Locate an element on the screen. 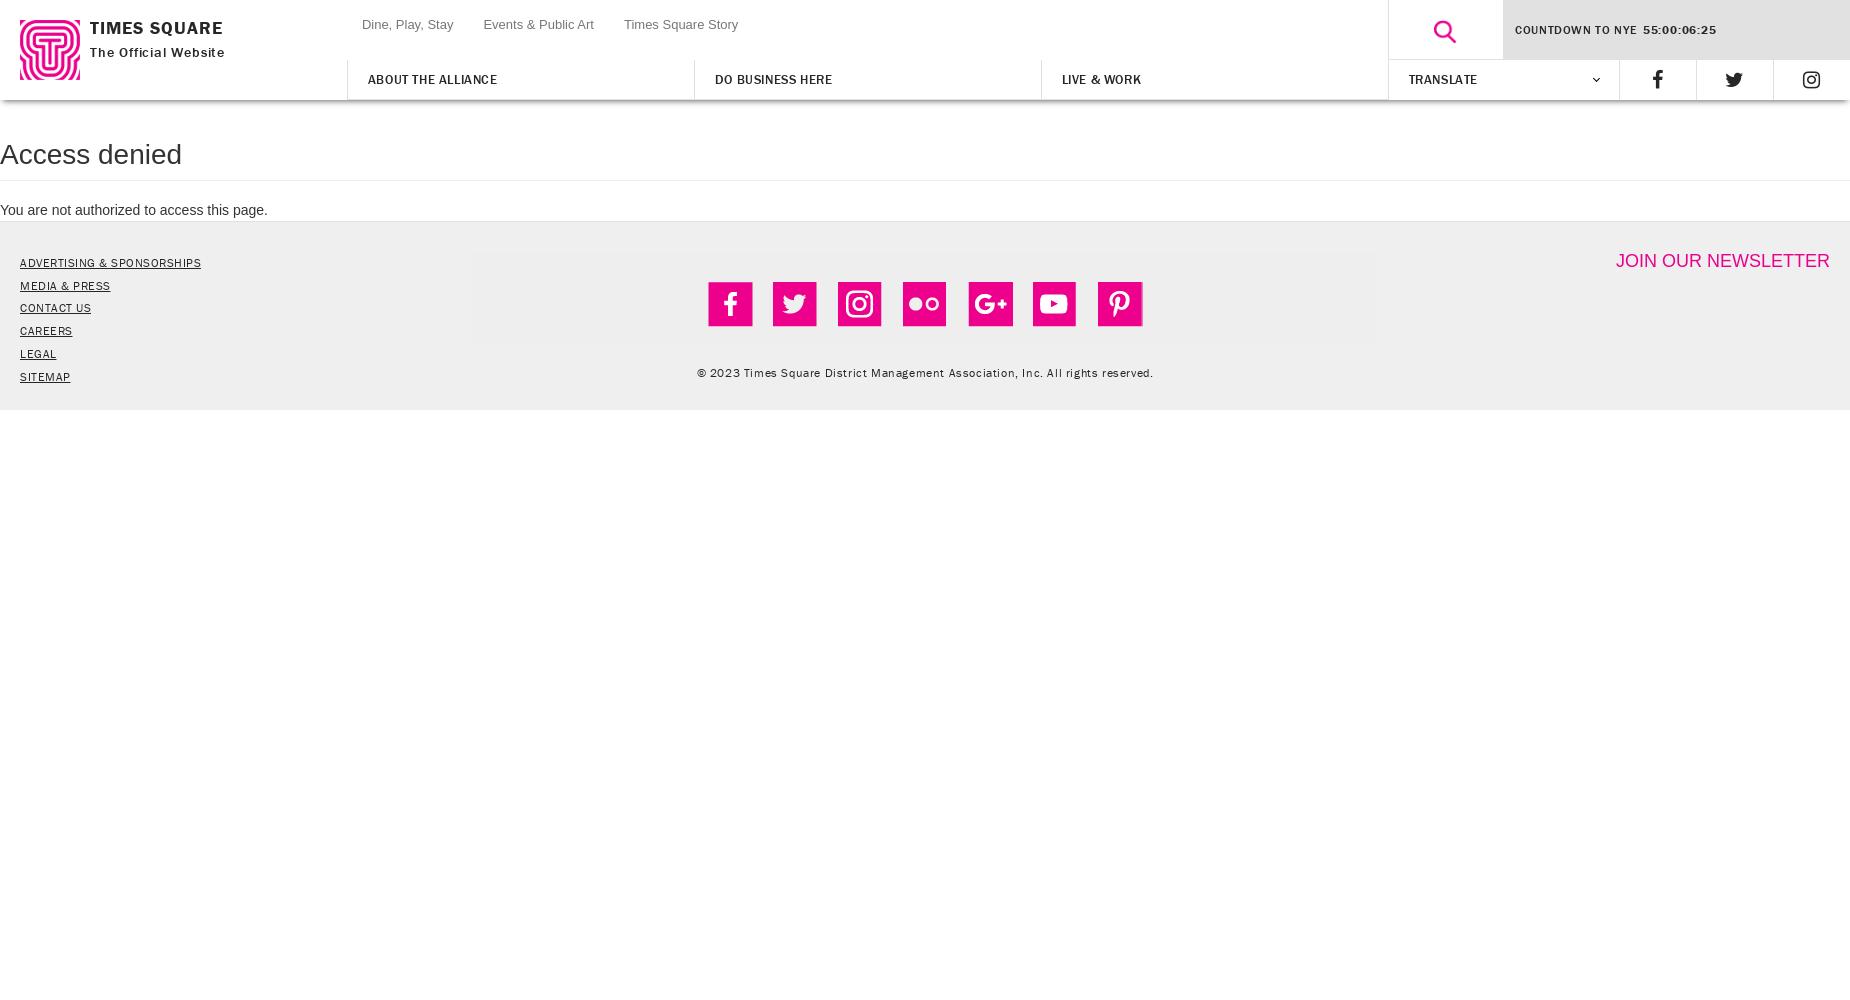 The width and height of the screenshot is (1850, 1000). 'ADVERTISING & SPONSORSHIPS' is located at coordinates (109, 261).